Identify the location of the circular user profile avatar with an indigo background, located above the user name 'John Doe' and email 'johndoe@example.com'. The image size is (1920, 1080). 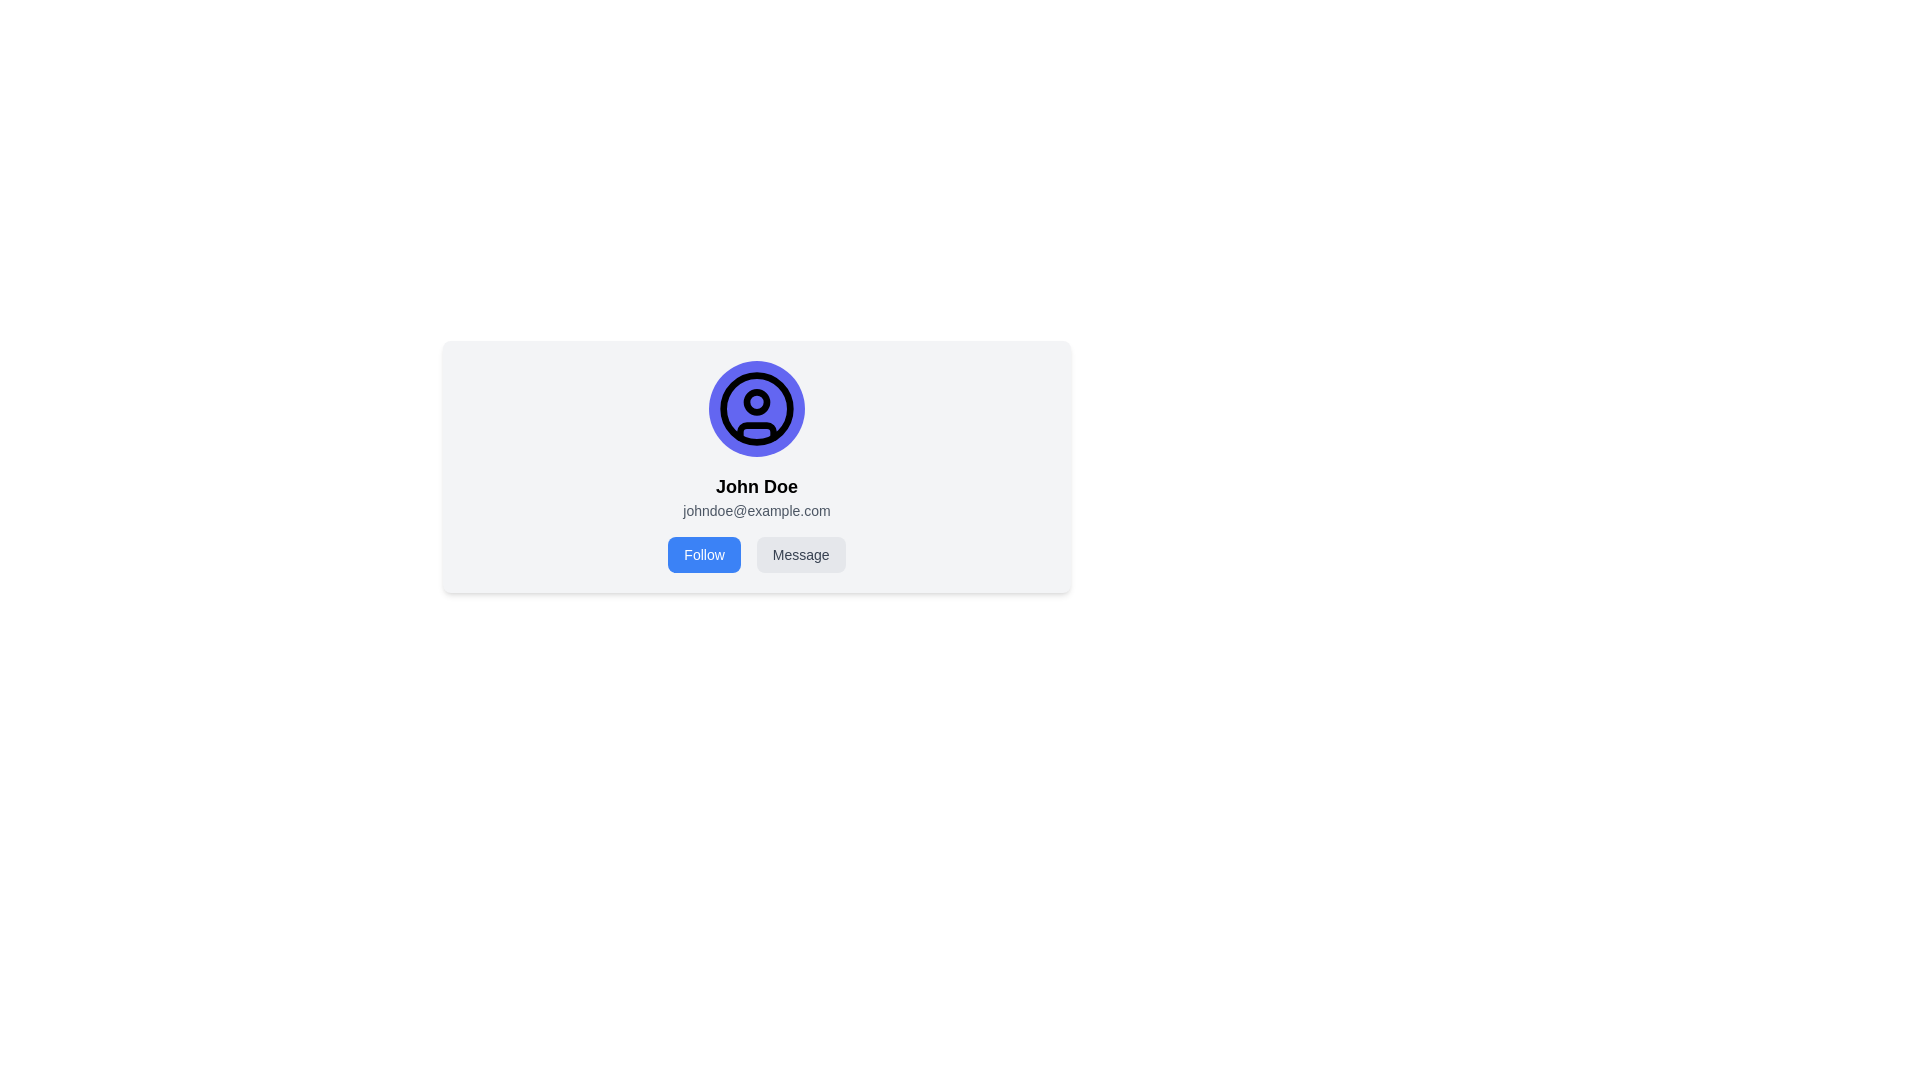
(756, 407).